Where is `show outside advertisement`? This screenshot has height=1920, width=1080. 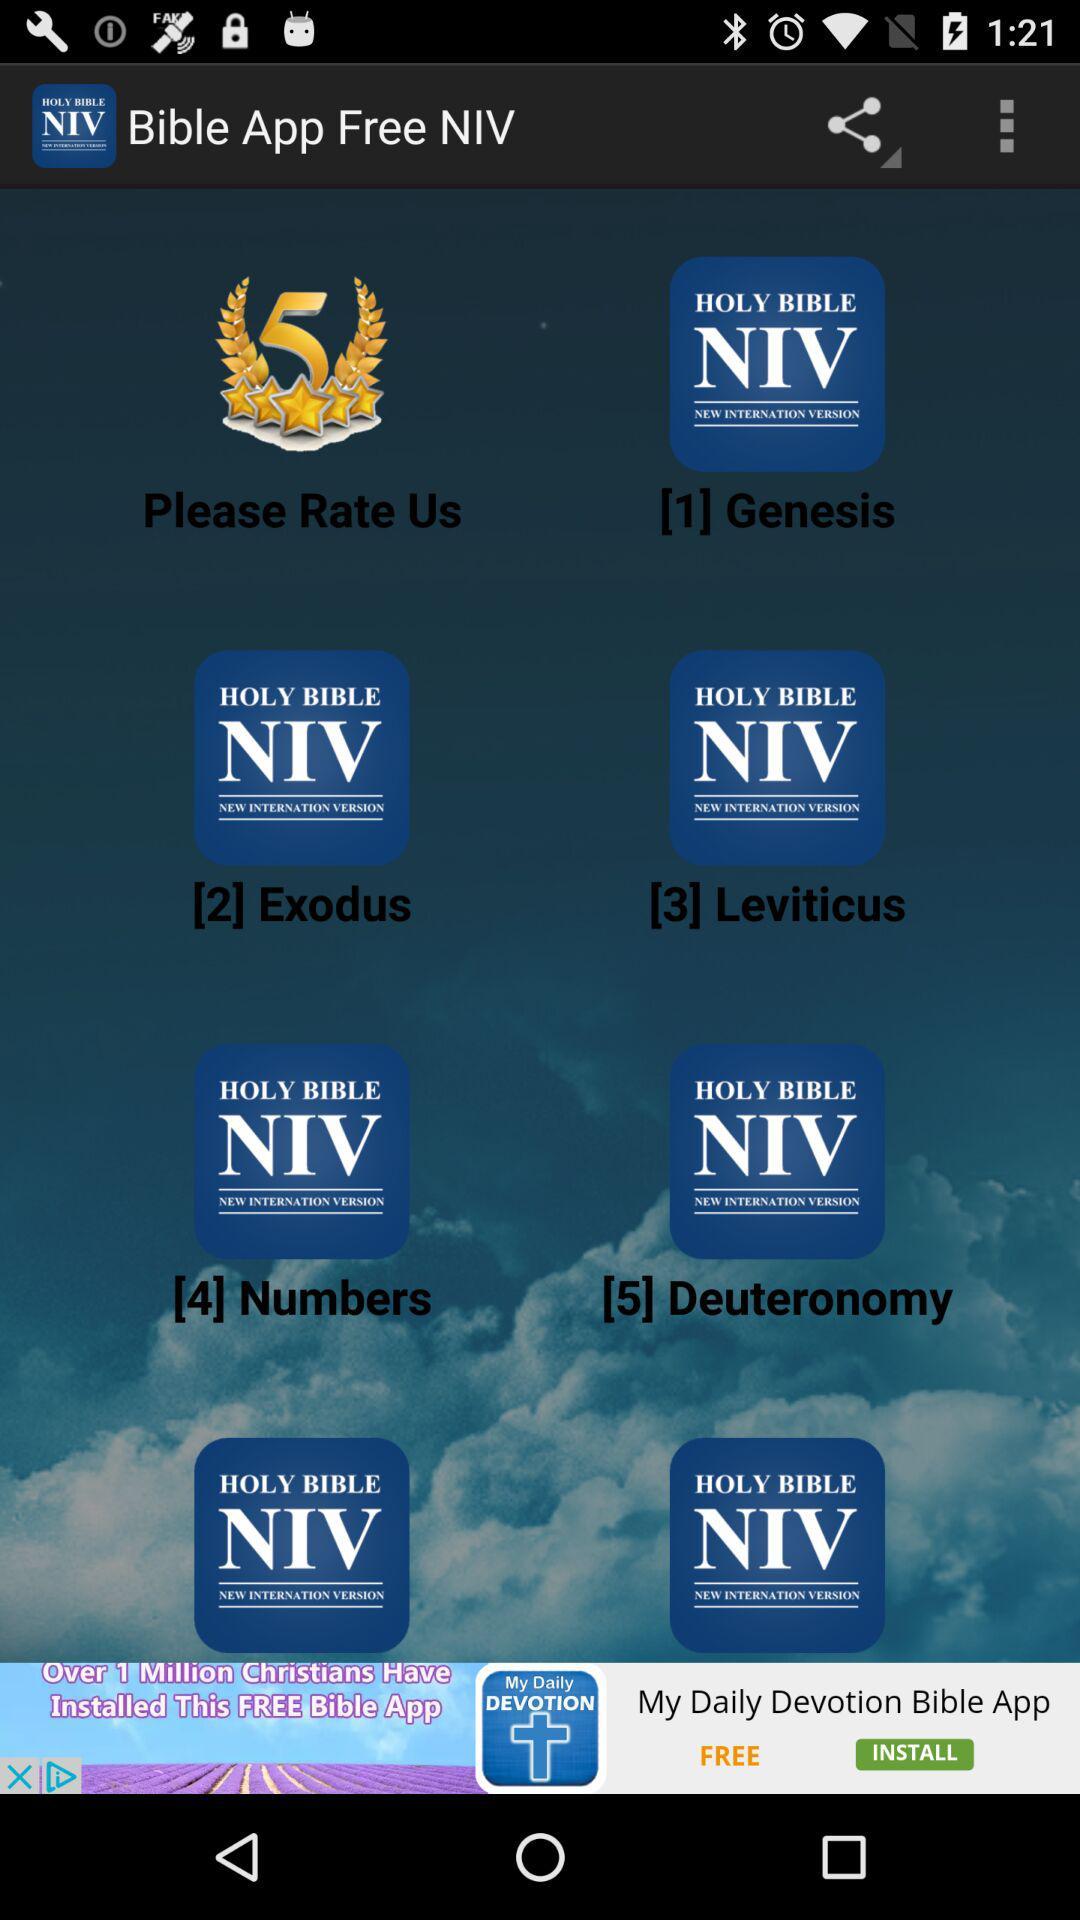 show outside advertisement is located at coordinates (540, 1727).